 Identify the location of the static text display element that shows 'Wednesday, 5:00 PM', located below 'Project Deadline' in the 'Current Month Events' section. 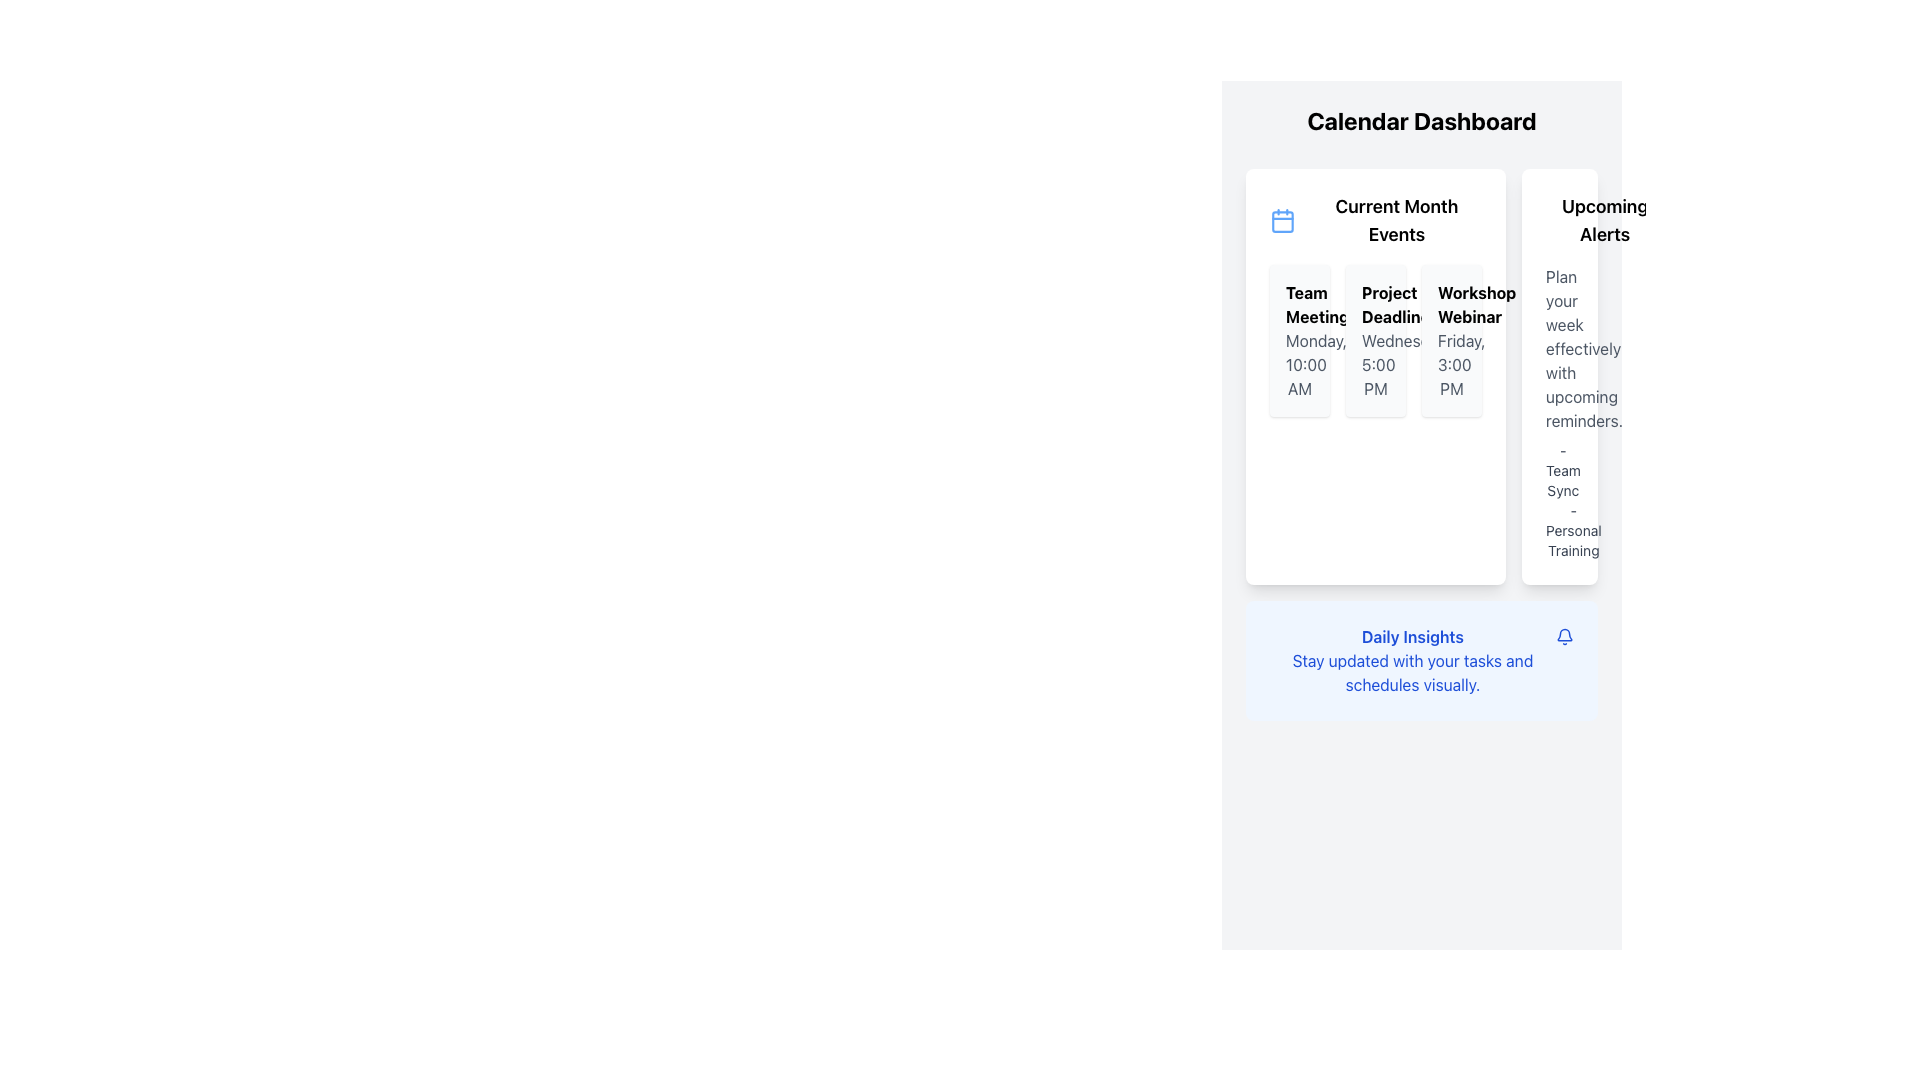
(1375, 365).